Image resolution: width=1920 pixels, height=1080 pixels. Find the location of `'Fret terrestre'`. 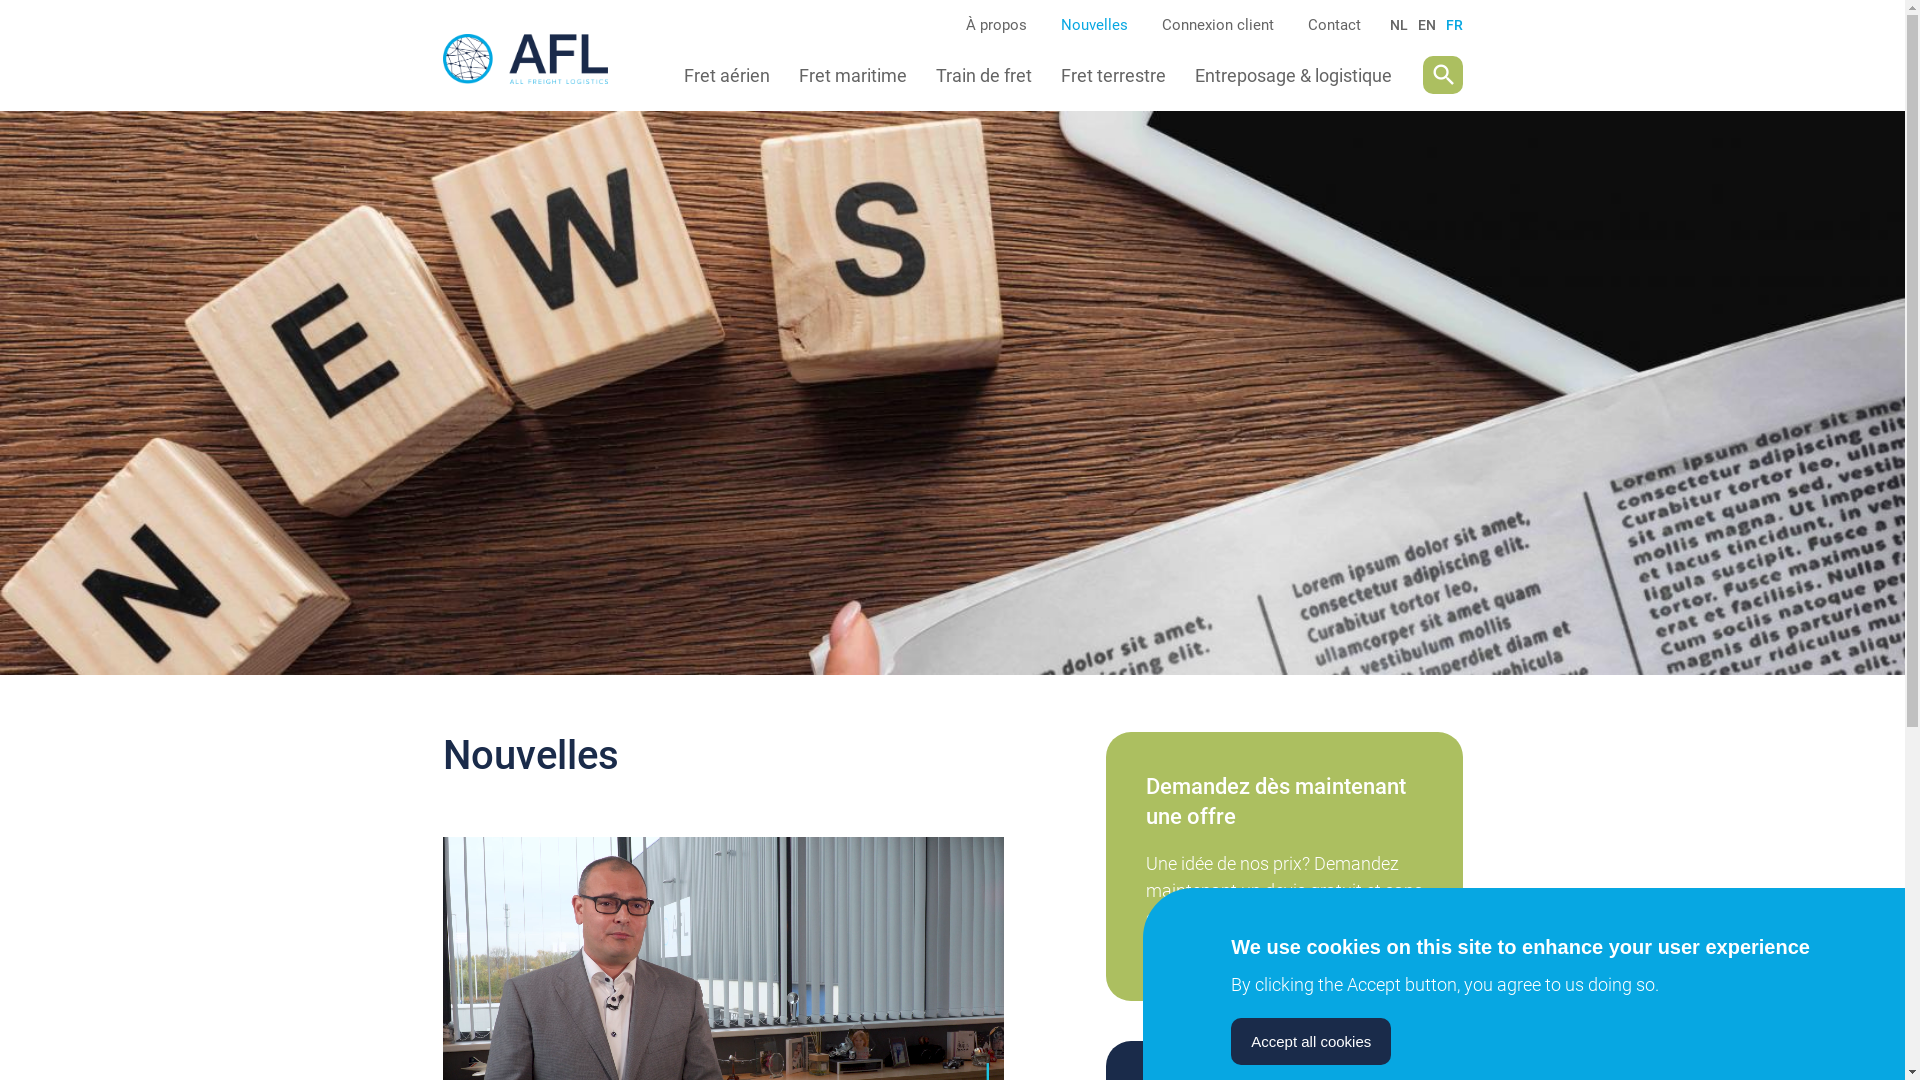

'Fret terrestre' is located at coordinates (1112, 73).